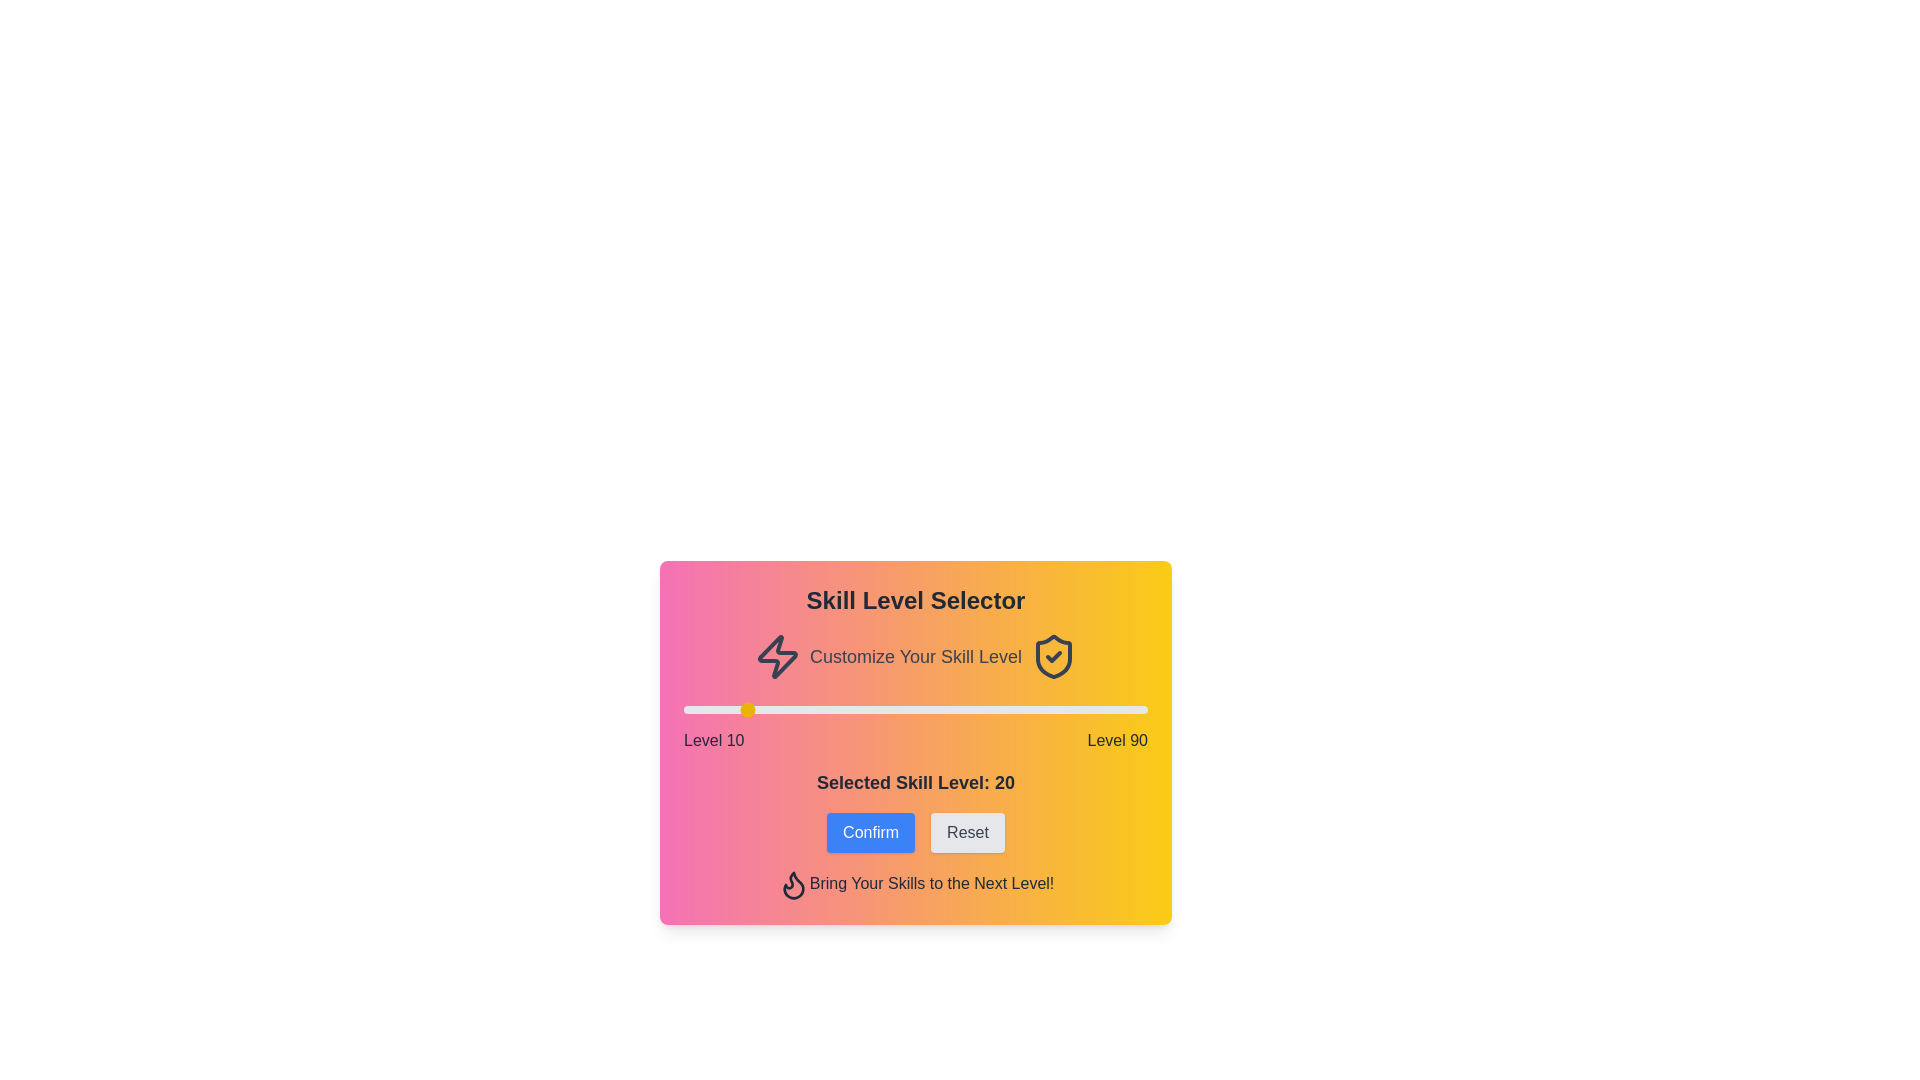  Describe the element at coordinates (792, 883) in the screenshot. I see `the specified icon (Flame) to trigger its action` at that location.